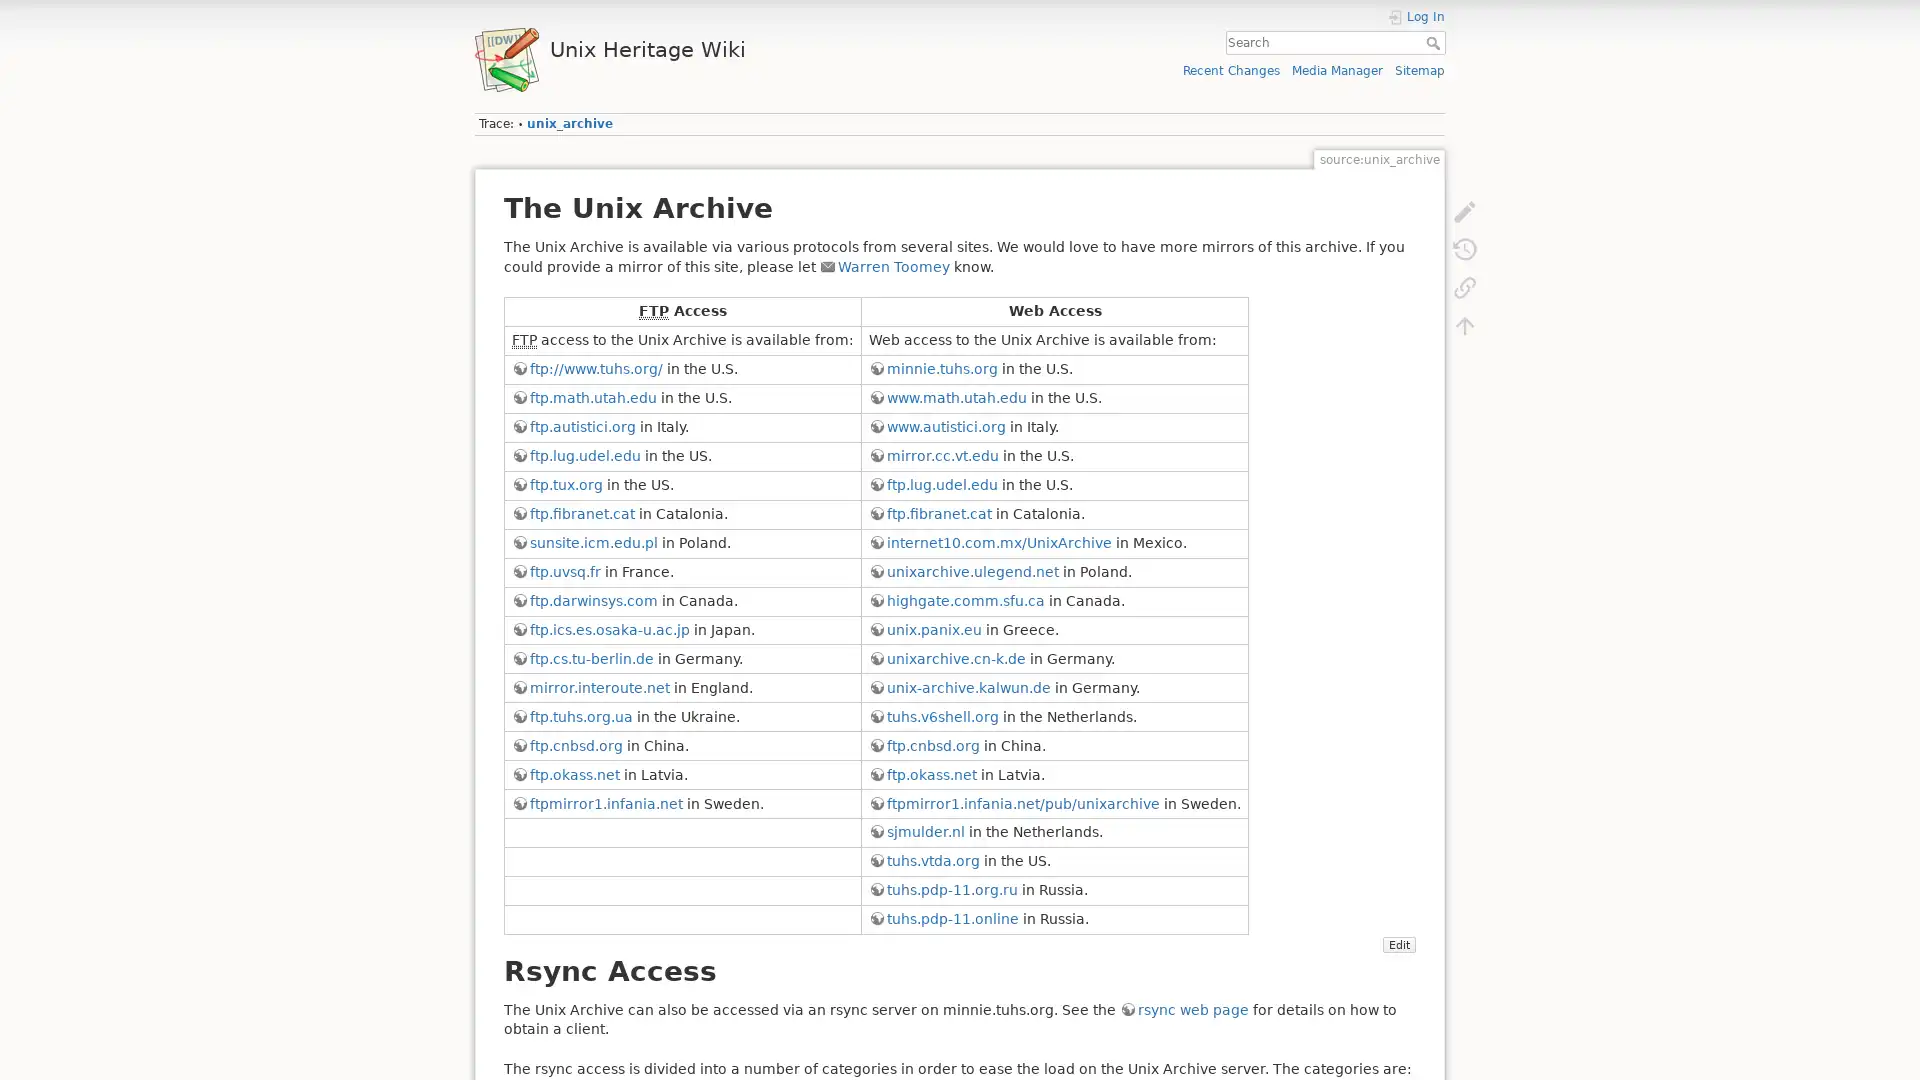 The height and width of the screenshot is (1080, 1920). Describe the element at coordinates (1434, 42) in the screenshot. I see `Search` at that location.